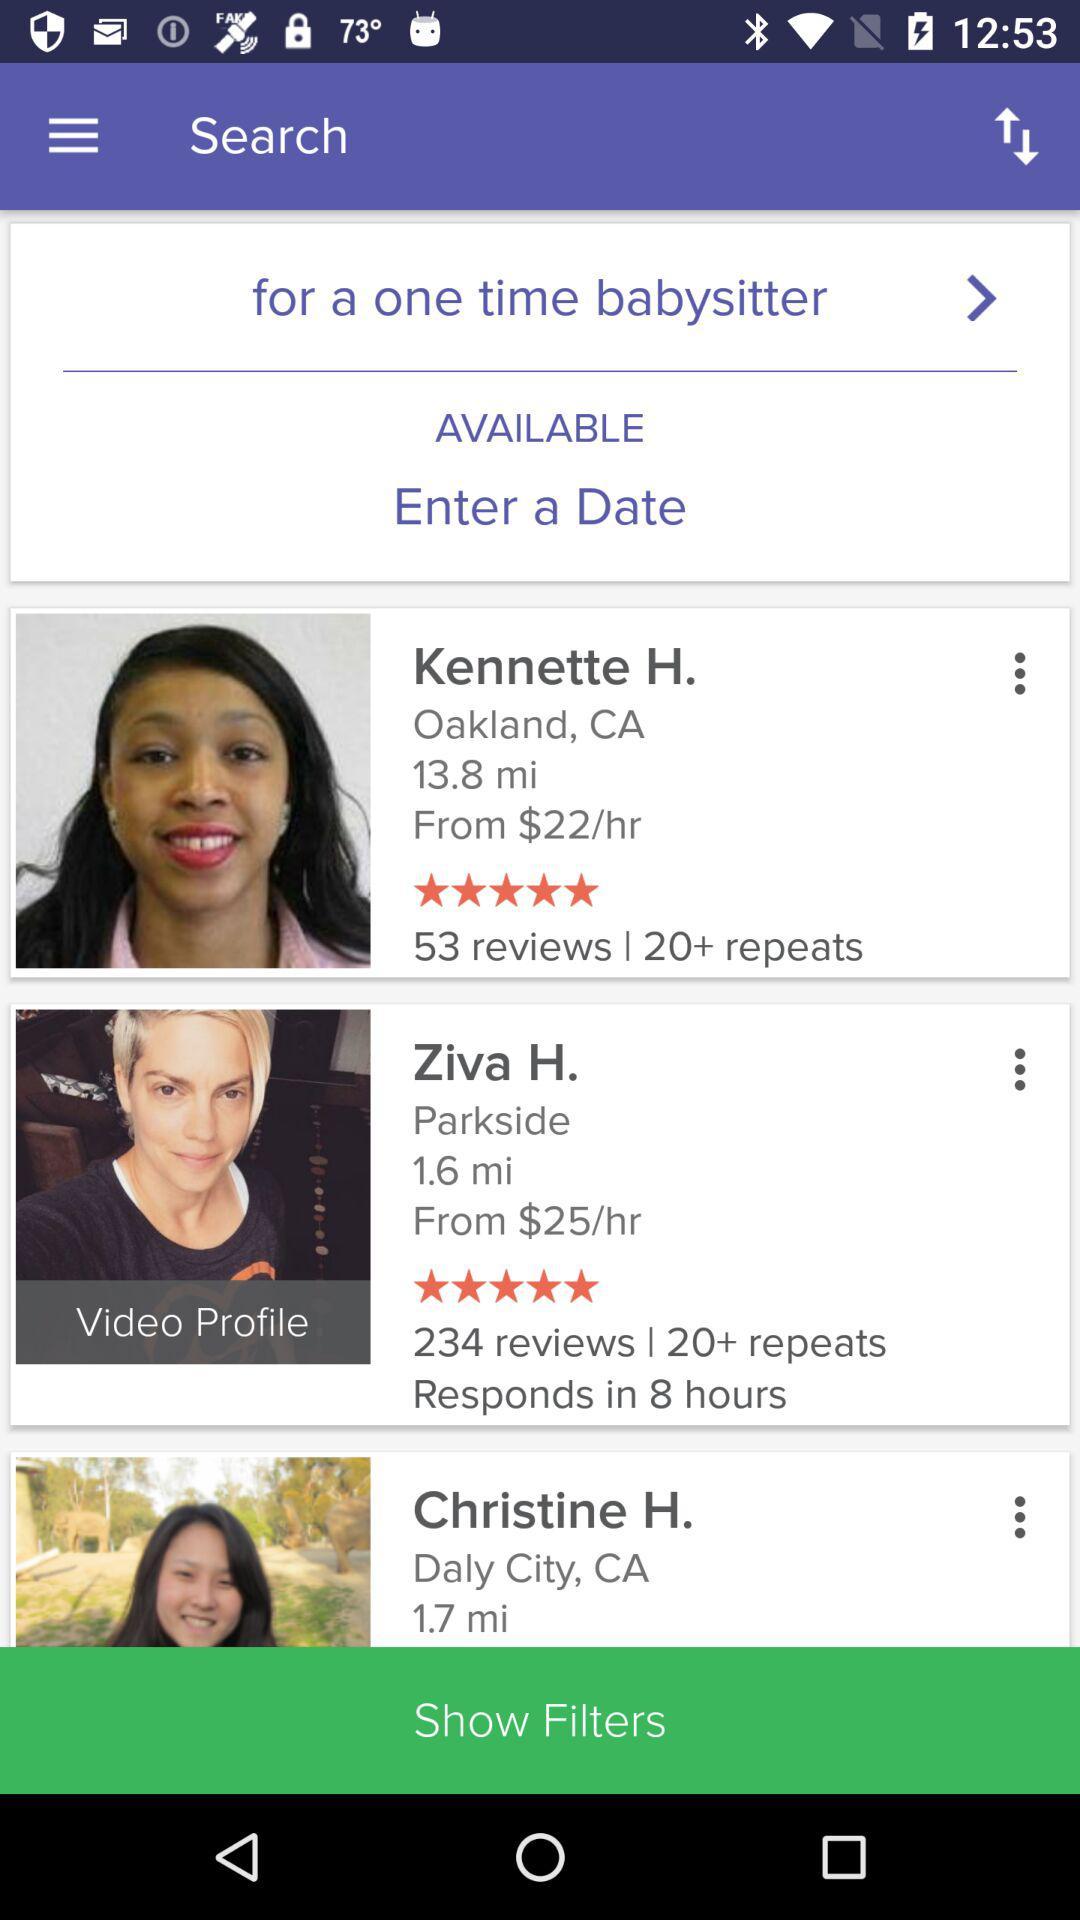 This screenshot has width=1080, height=1920. What do you see at coordinates (540, 507) in the screenshot?
I see `item below available icon` at bounding box center [540, 507].